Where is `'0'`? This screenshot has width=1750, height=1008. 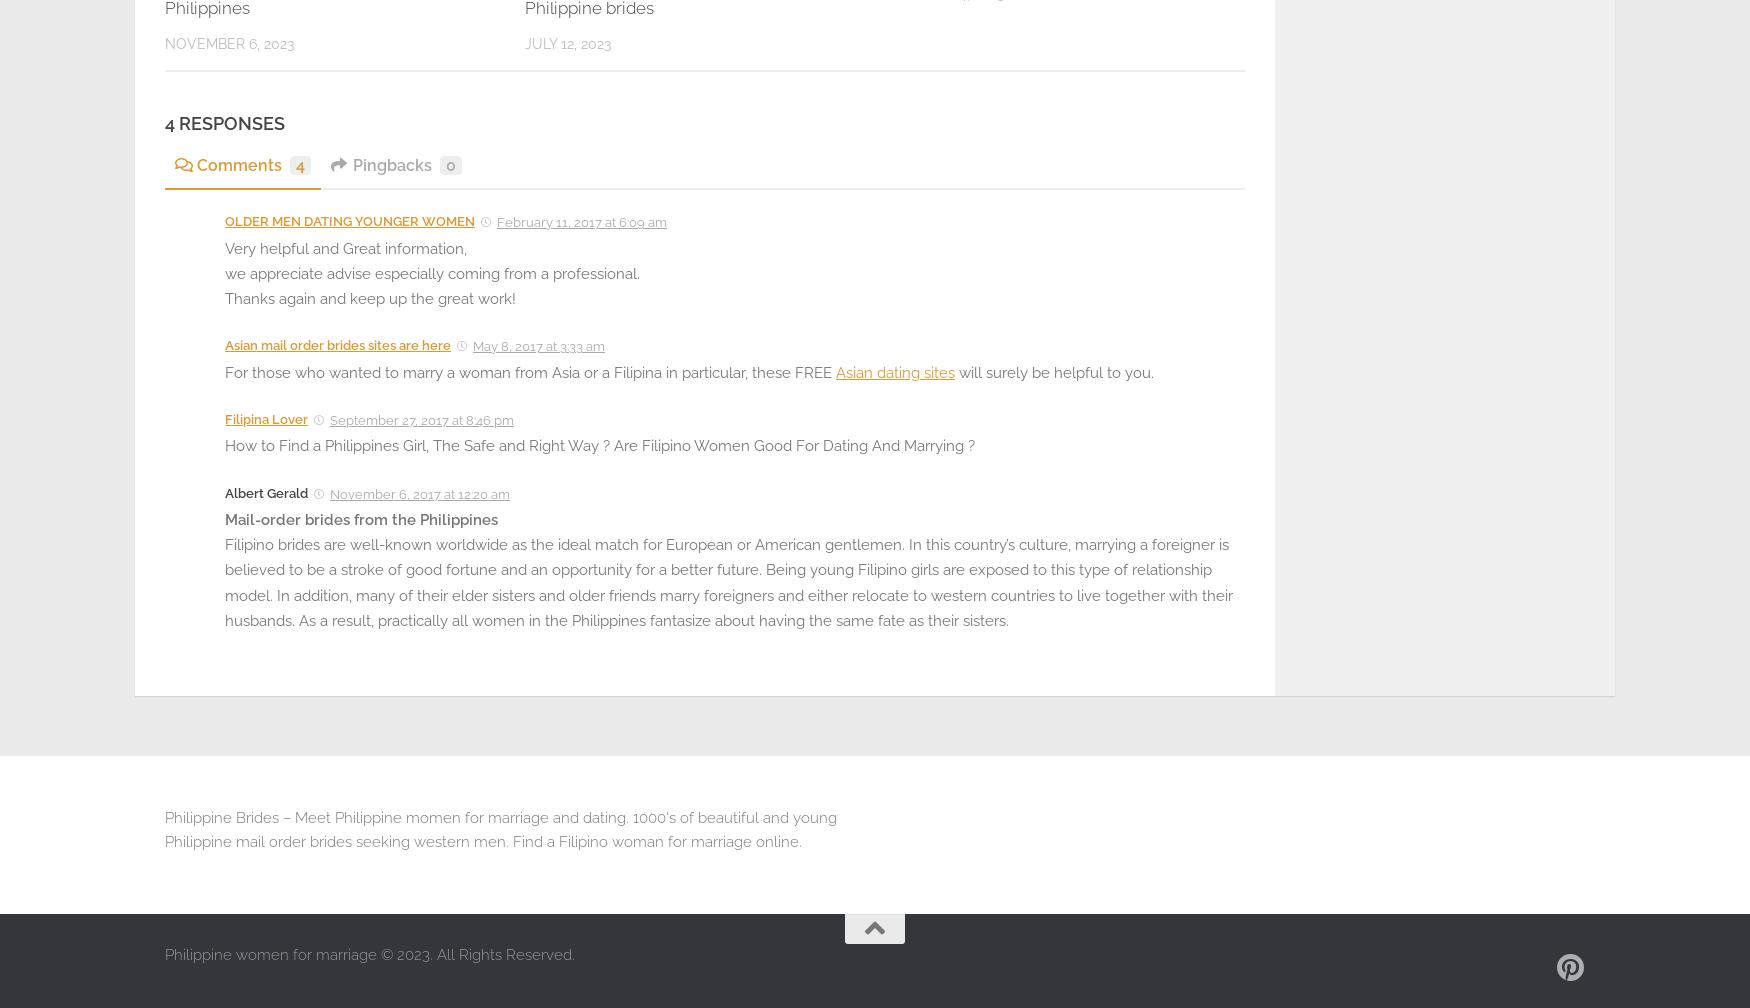 '0' is located at coordinates (450, 165).